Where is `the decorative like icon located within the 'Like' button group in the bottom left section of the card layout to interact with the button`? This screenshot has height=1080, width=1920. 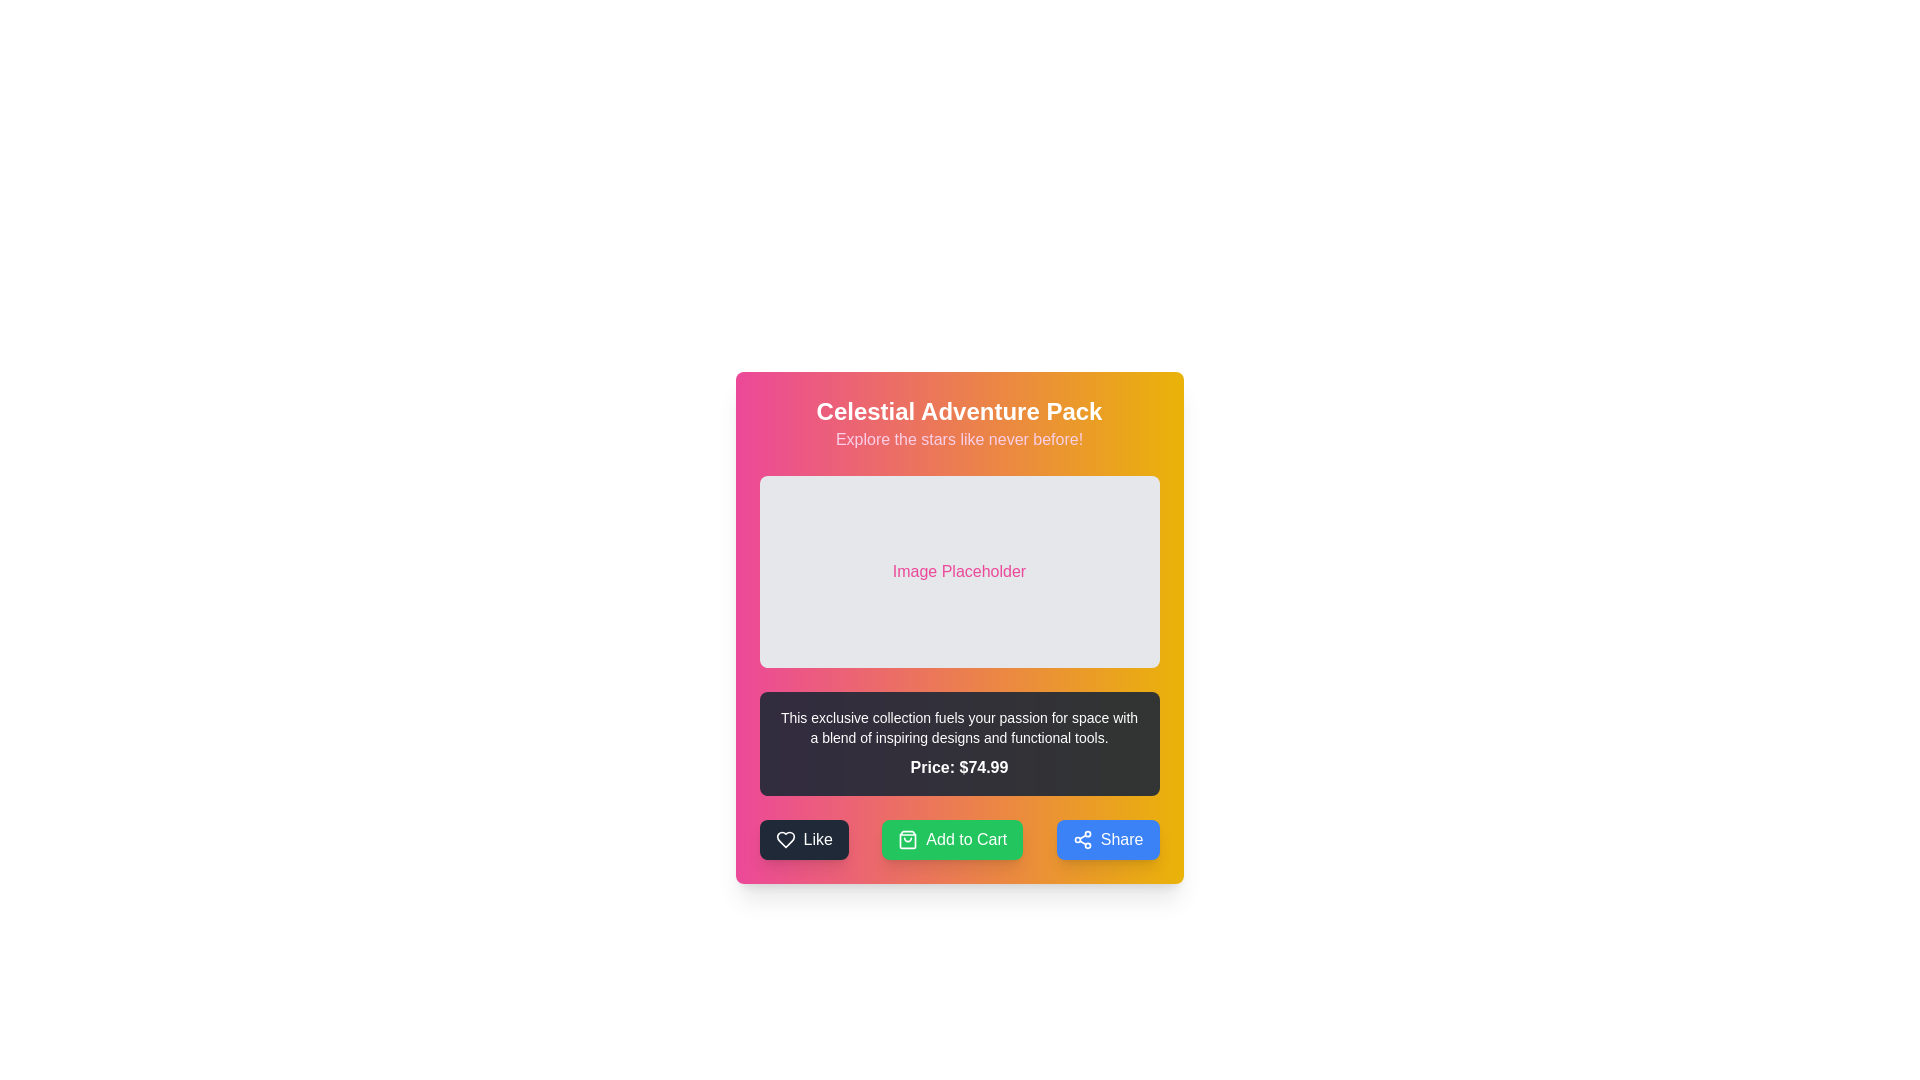
the decorative like icon located within the 'Like' button group in the bottom left section of the card layout to interact with the button is located at coordinates (784, 840).